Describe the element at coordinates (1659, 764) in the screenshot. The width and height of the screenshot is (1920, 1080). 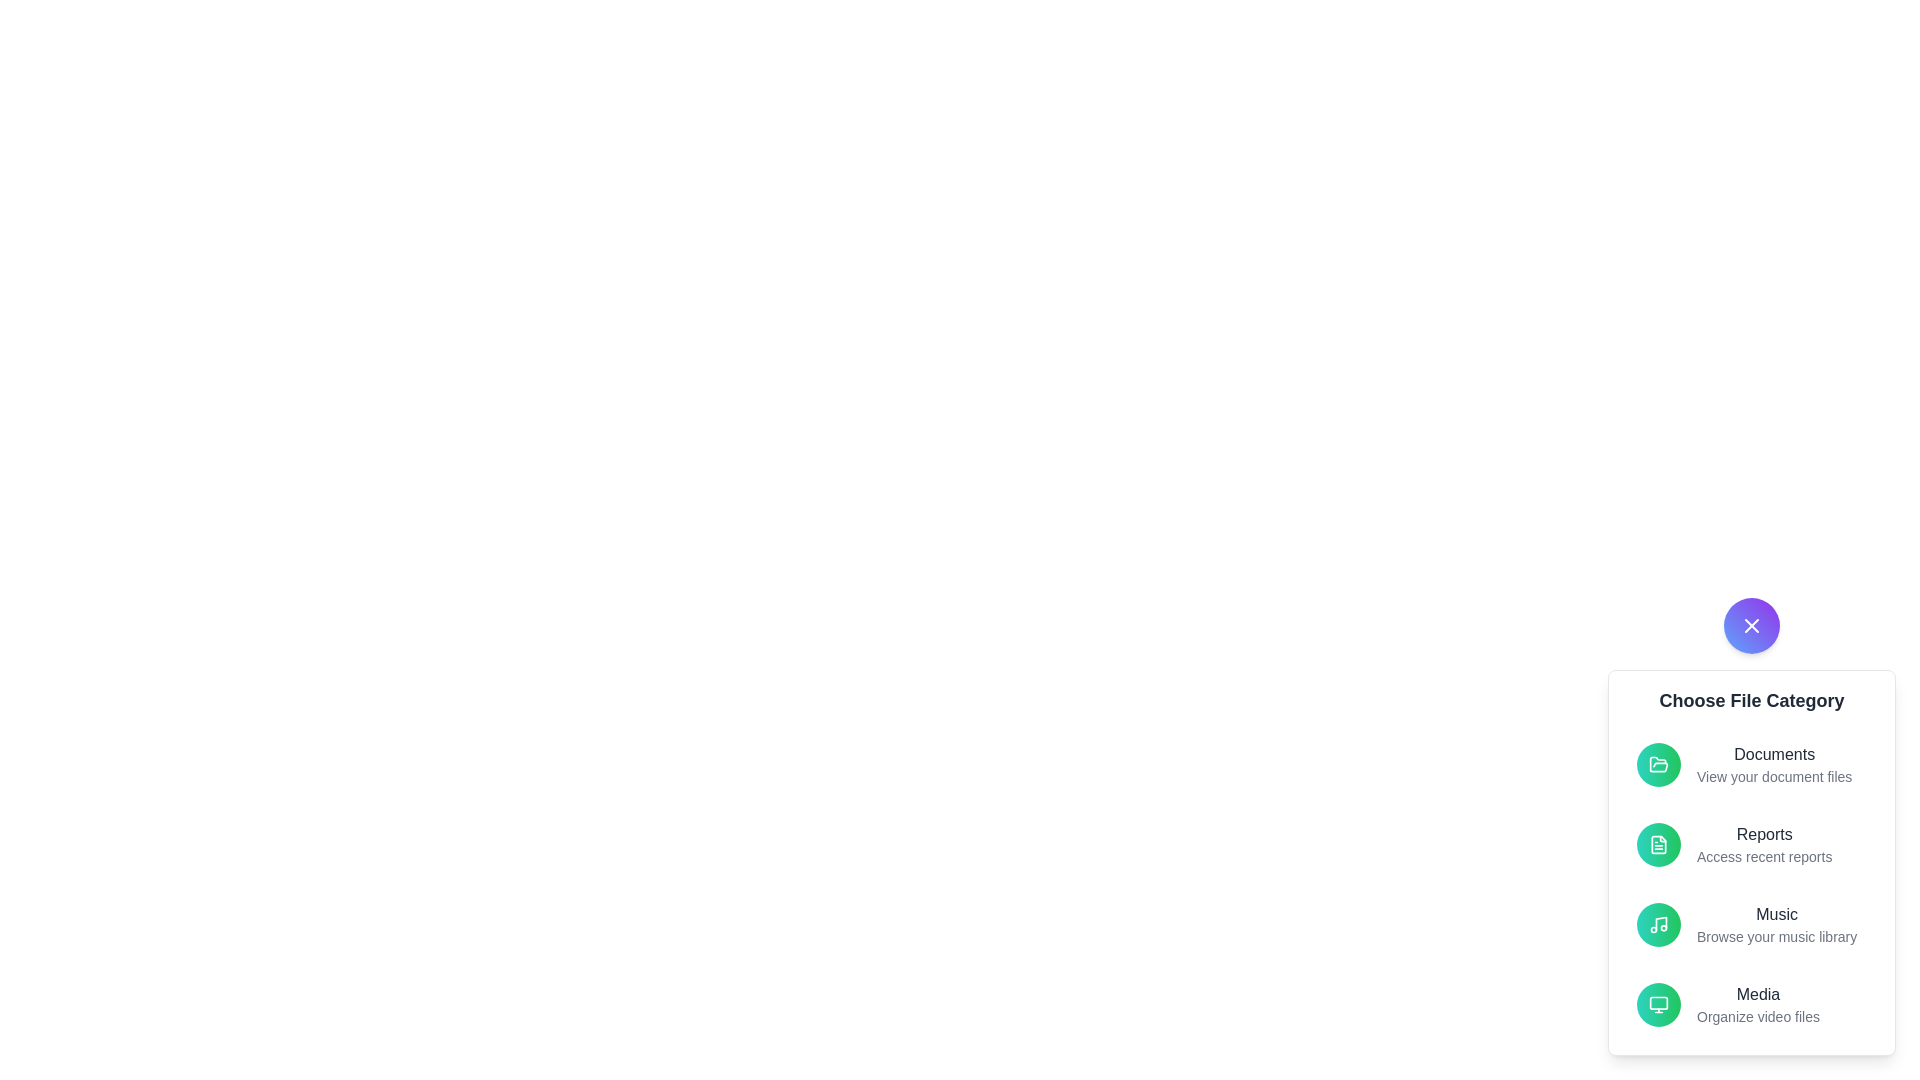
I see `the file category Documents by clicking on its respective button` at that location.